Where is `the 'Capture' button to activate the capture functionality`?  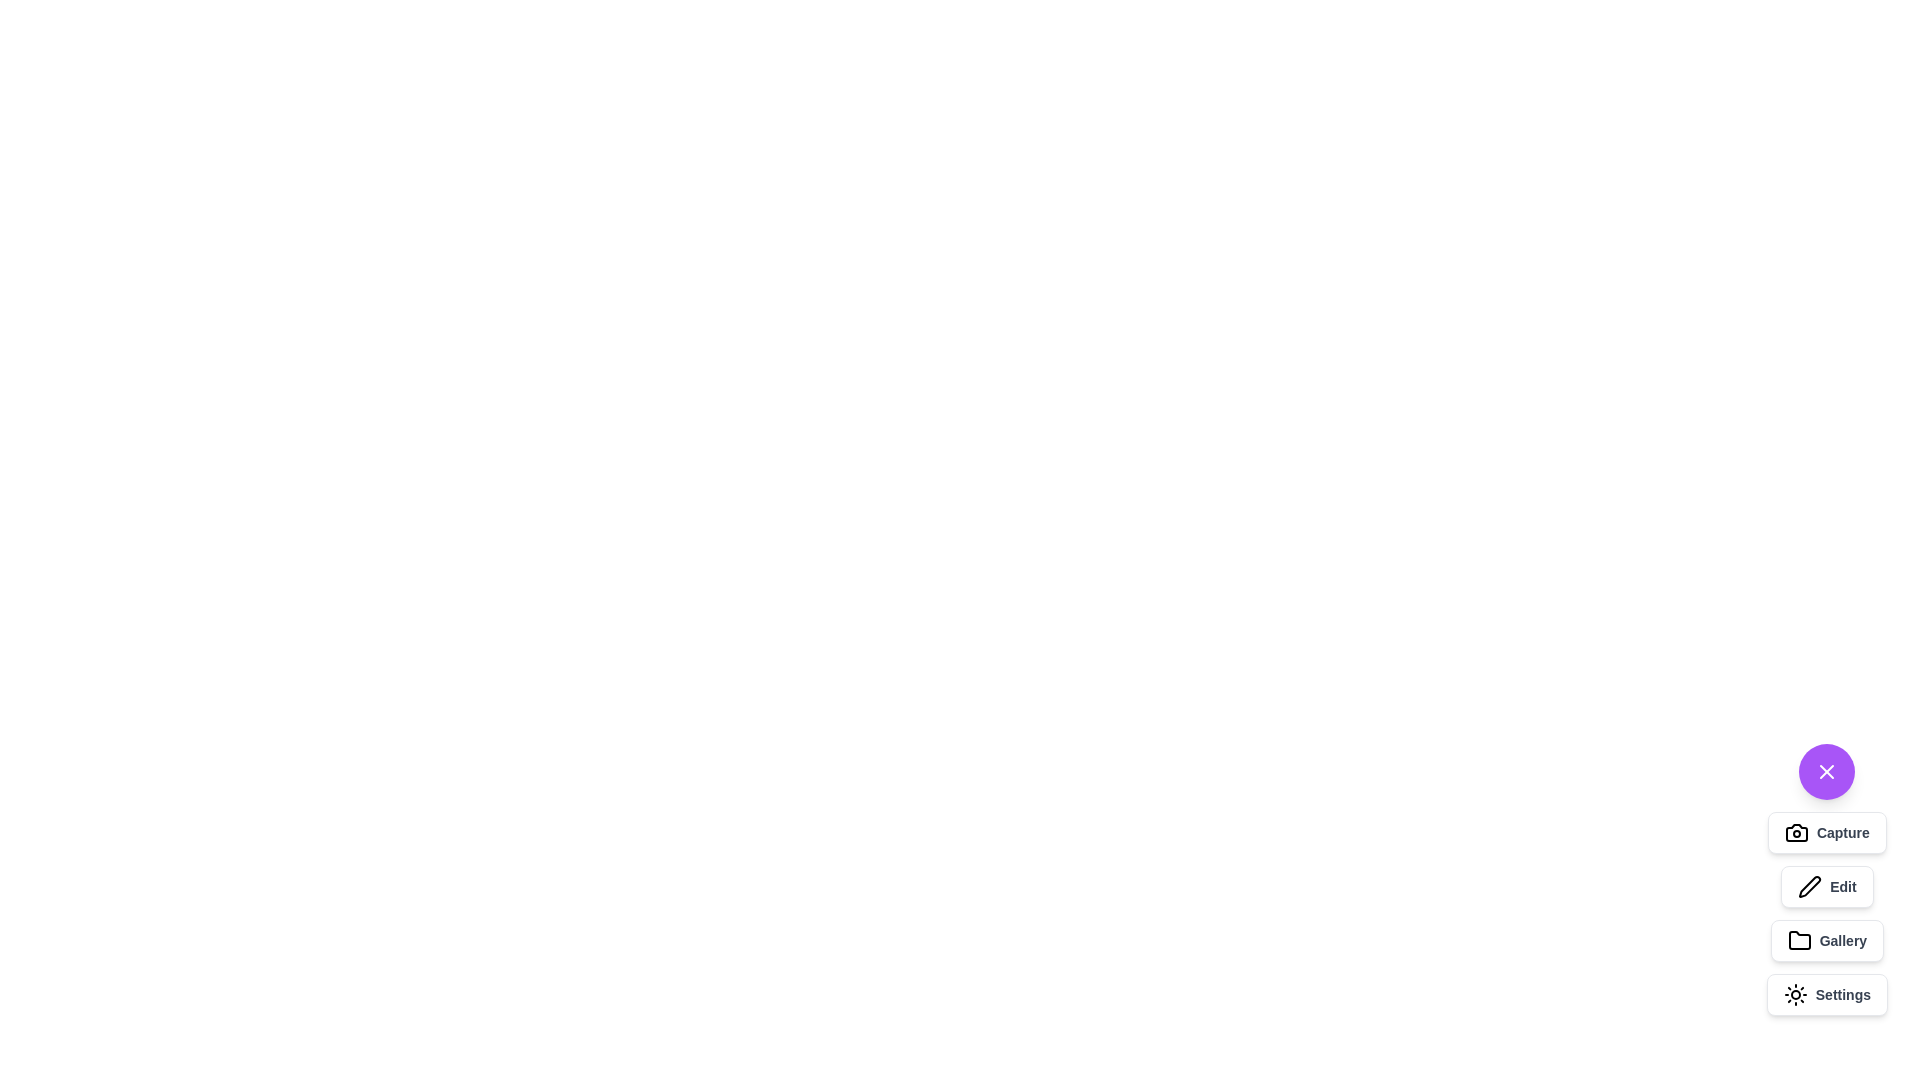 the 'Capture' button to activate the capture functionality is located at coordinates (1827, 833).